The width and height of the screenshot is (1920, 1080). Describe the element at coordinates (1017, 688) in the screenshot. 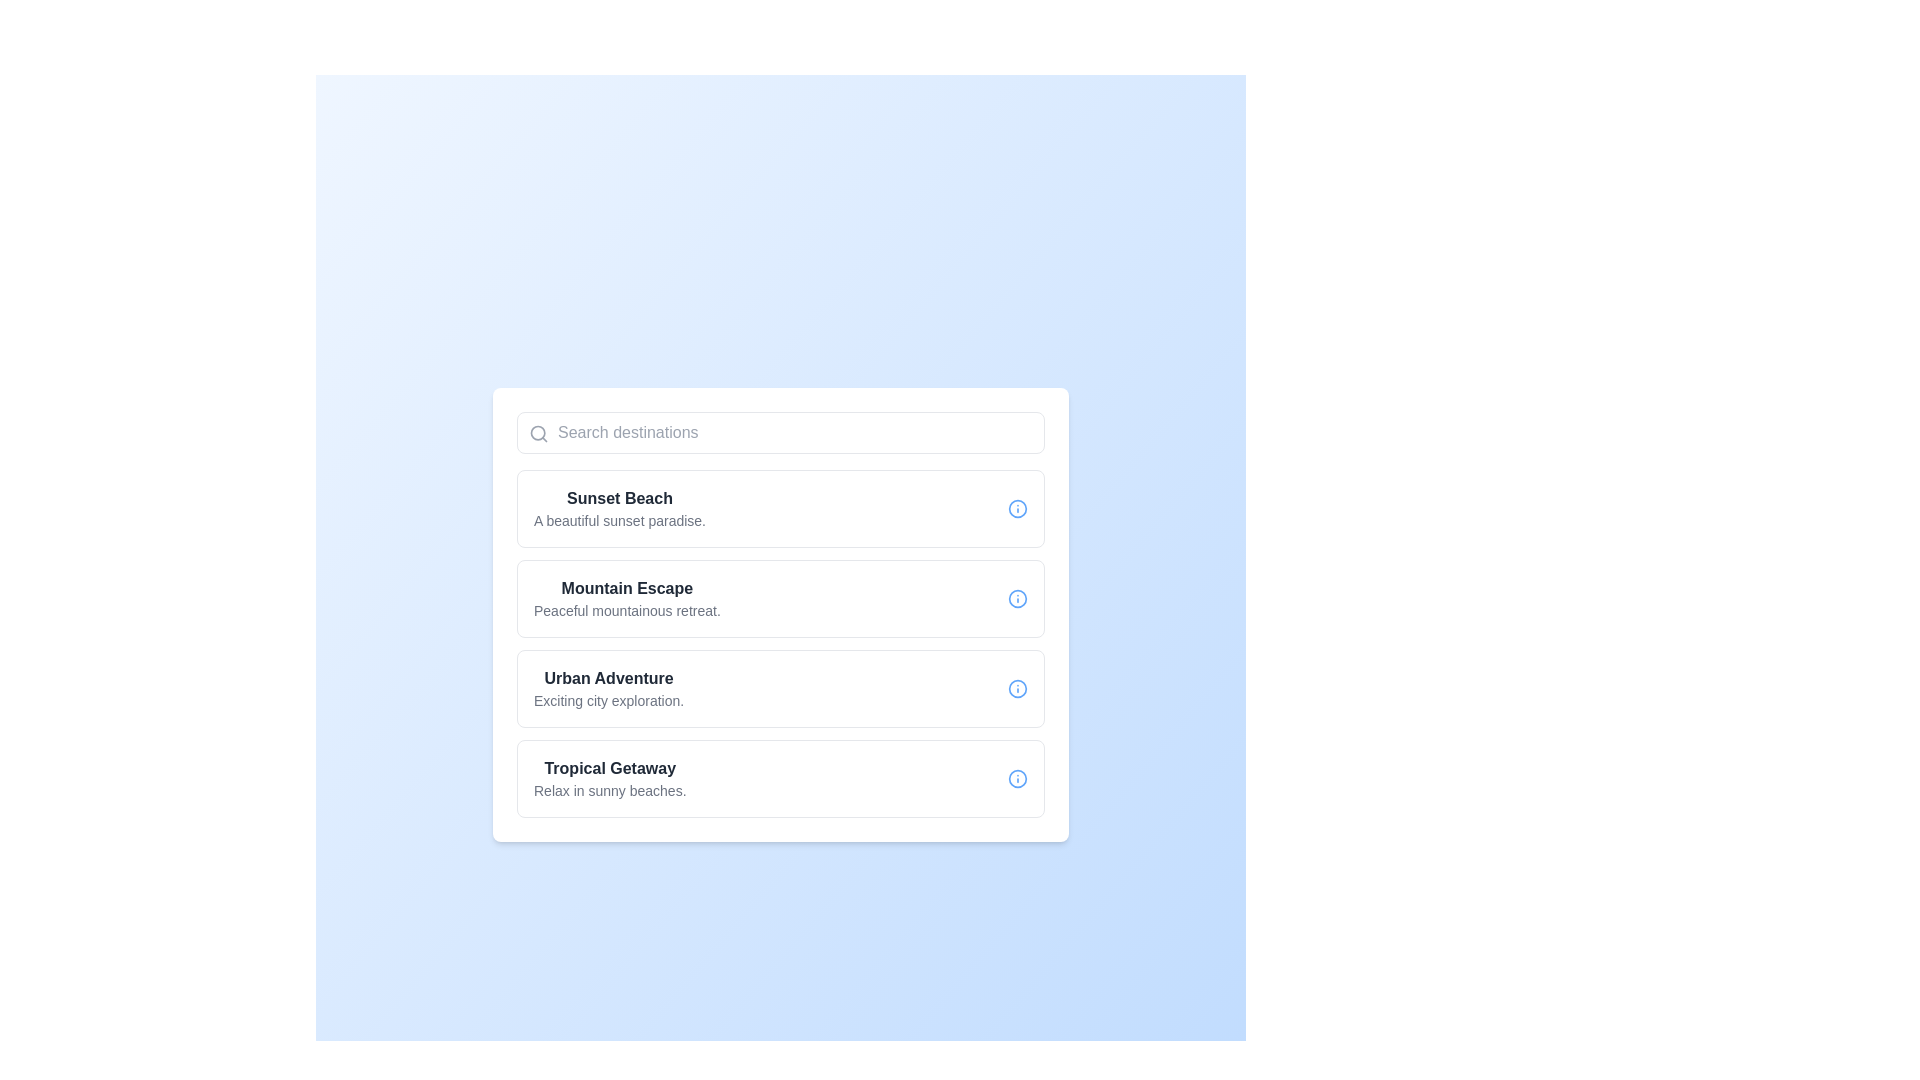

I see `the SVG Circle located to the right of the 'Urban Adventure' list item to observe tooltip or effects` at that location.